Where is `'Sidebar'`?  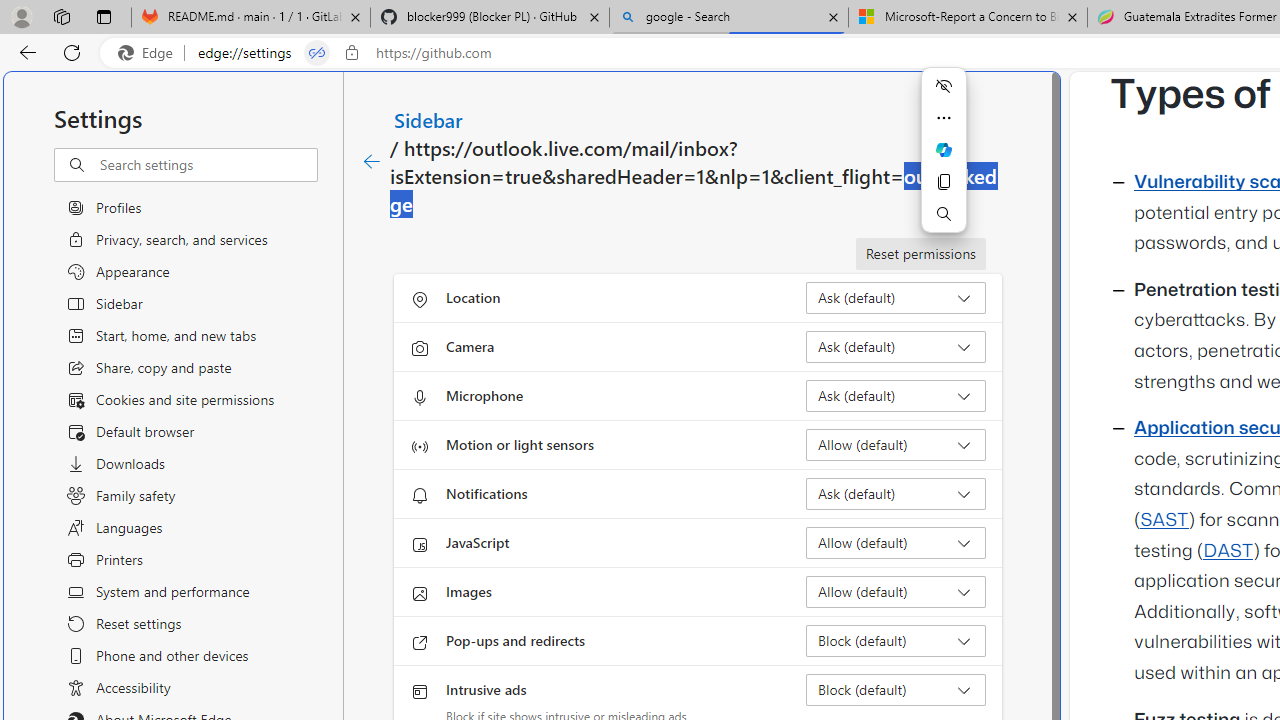
'Sidebar' is located at coordinates (428, 119).